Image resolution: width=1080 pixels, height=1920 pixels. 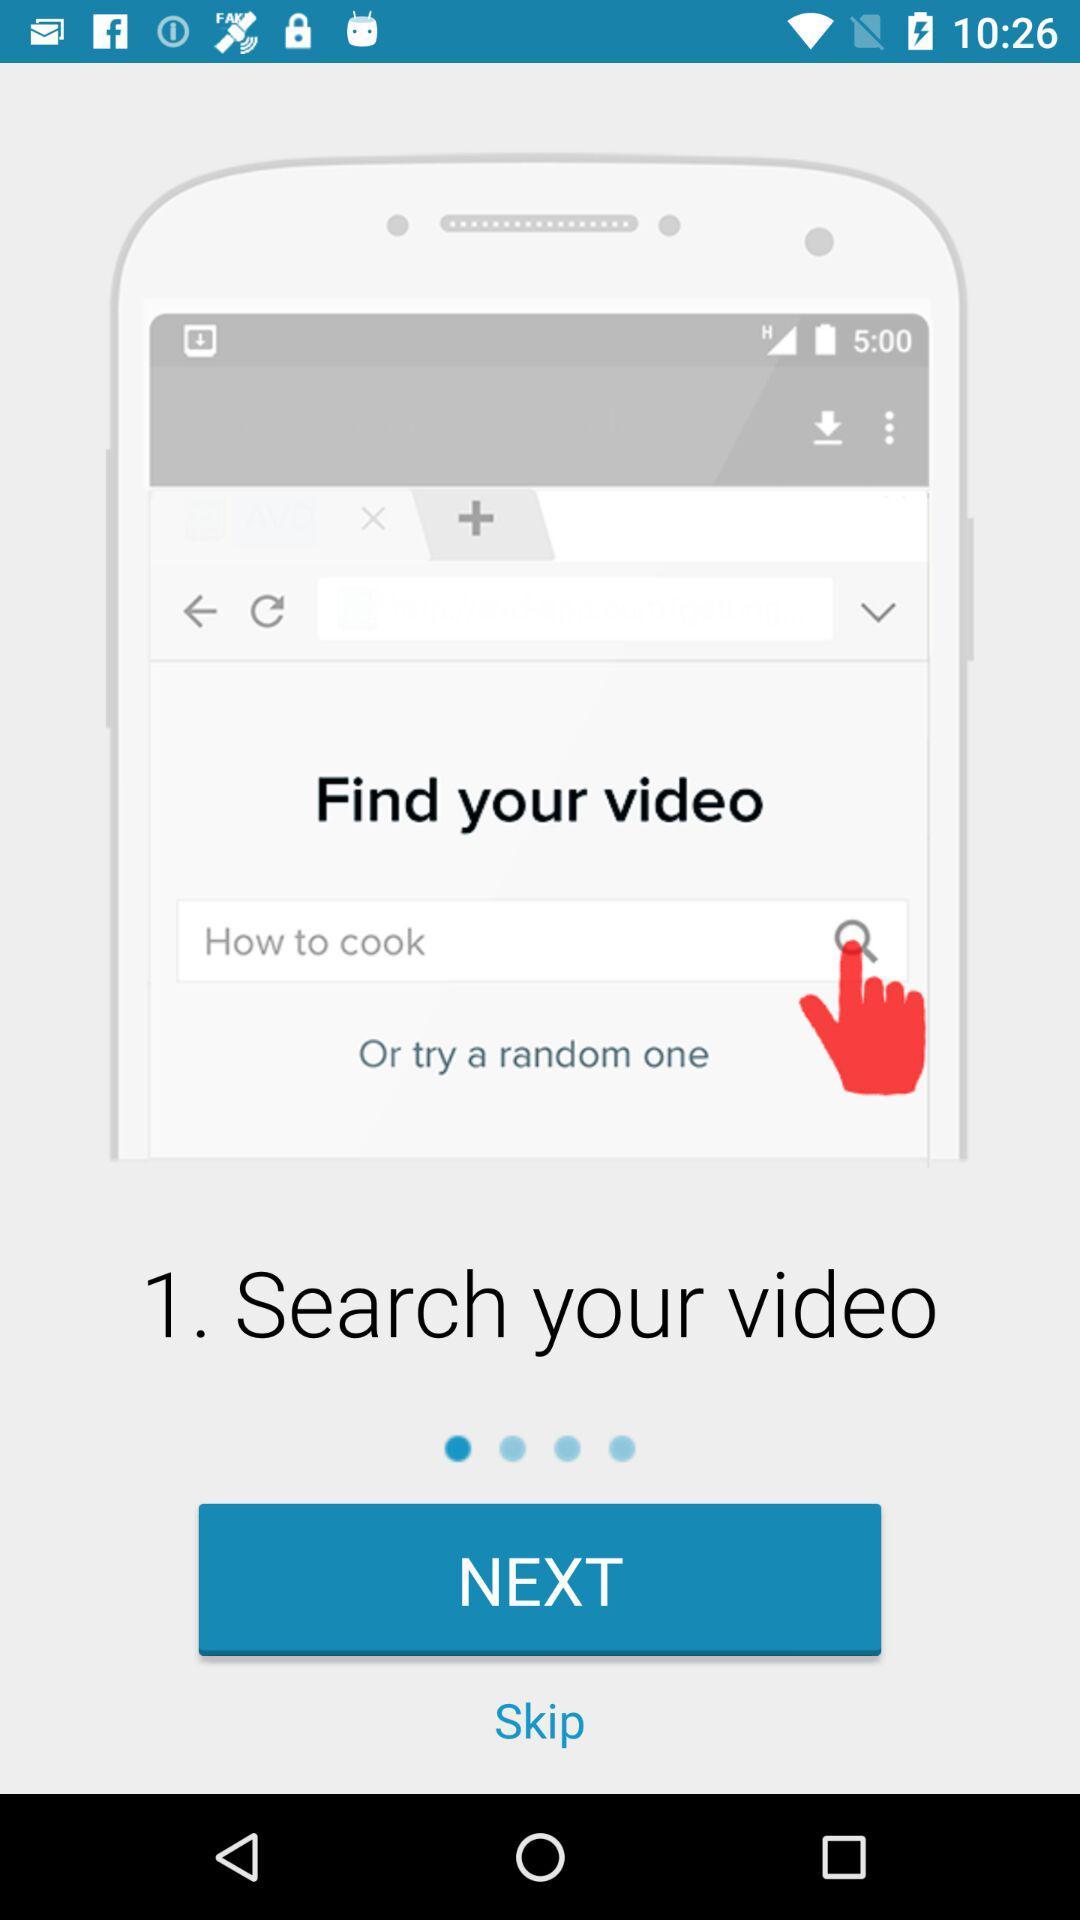 What do you see at coordinates (540, 1718) in the screenshot?
I see `the skip` at bounding box center [540, 1718].